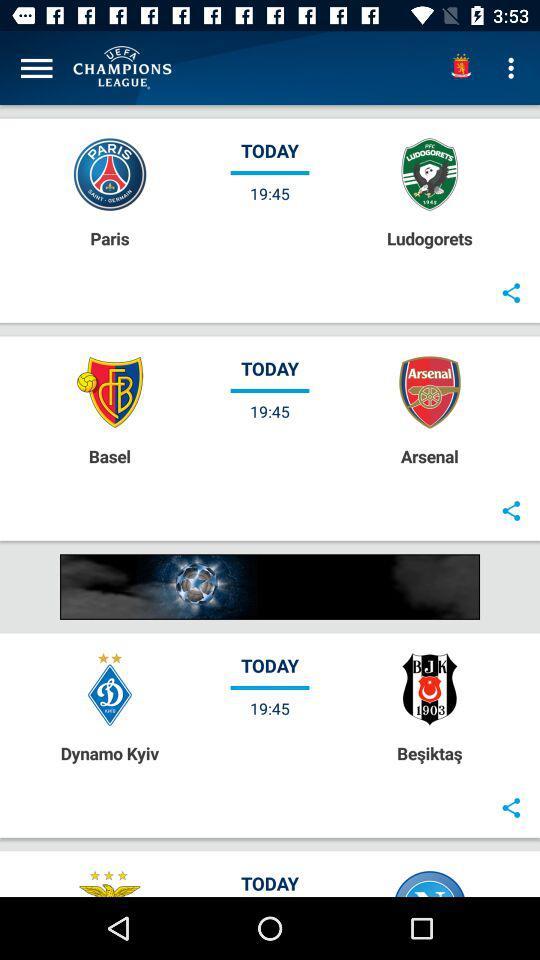 This screenshot has height=960, width=540. What do you see at coordinates (36, 68) in the screenshot?
I see `open menu` at bounding box center [36, 68].